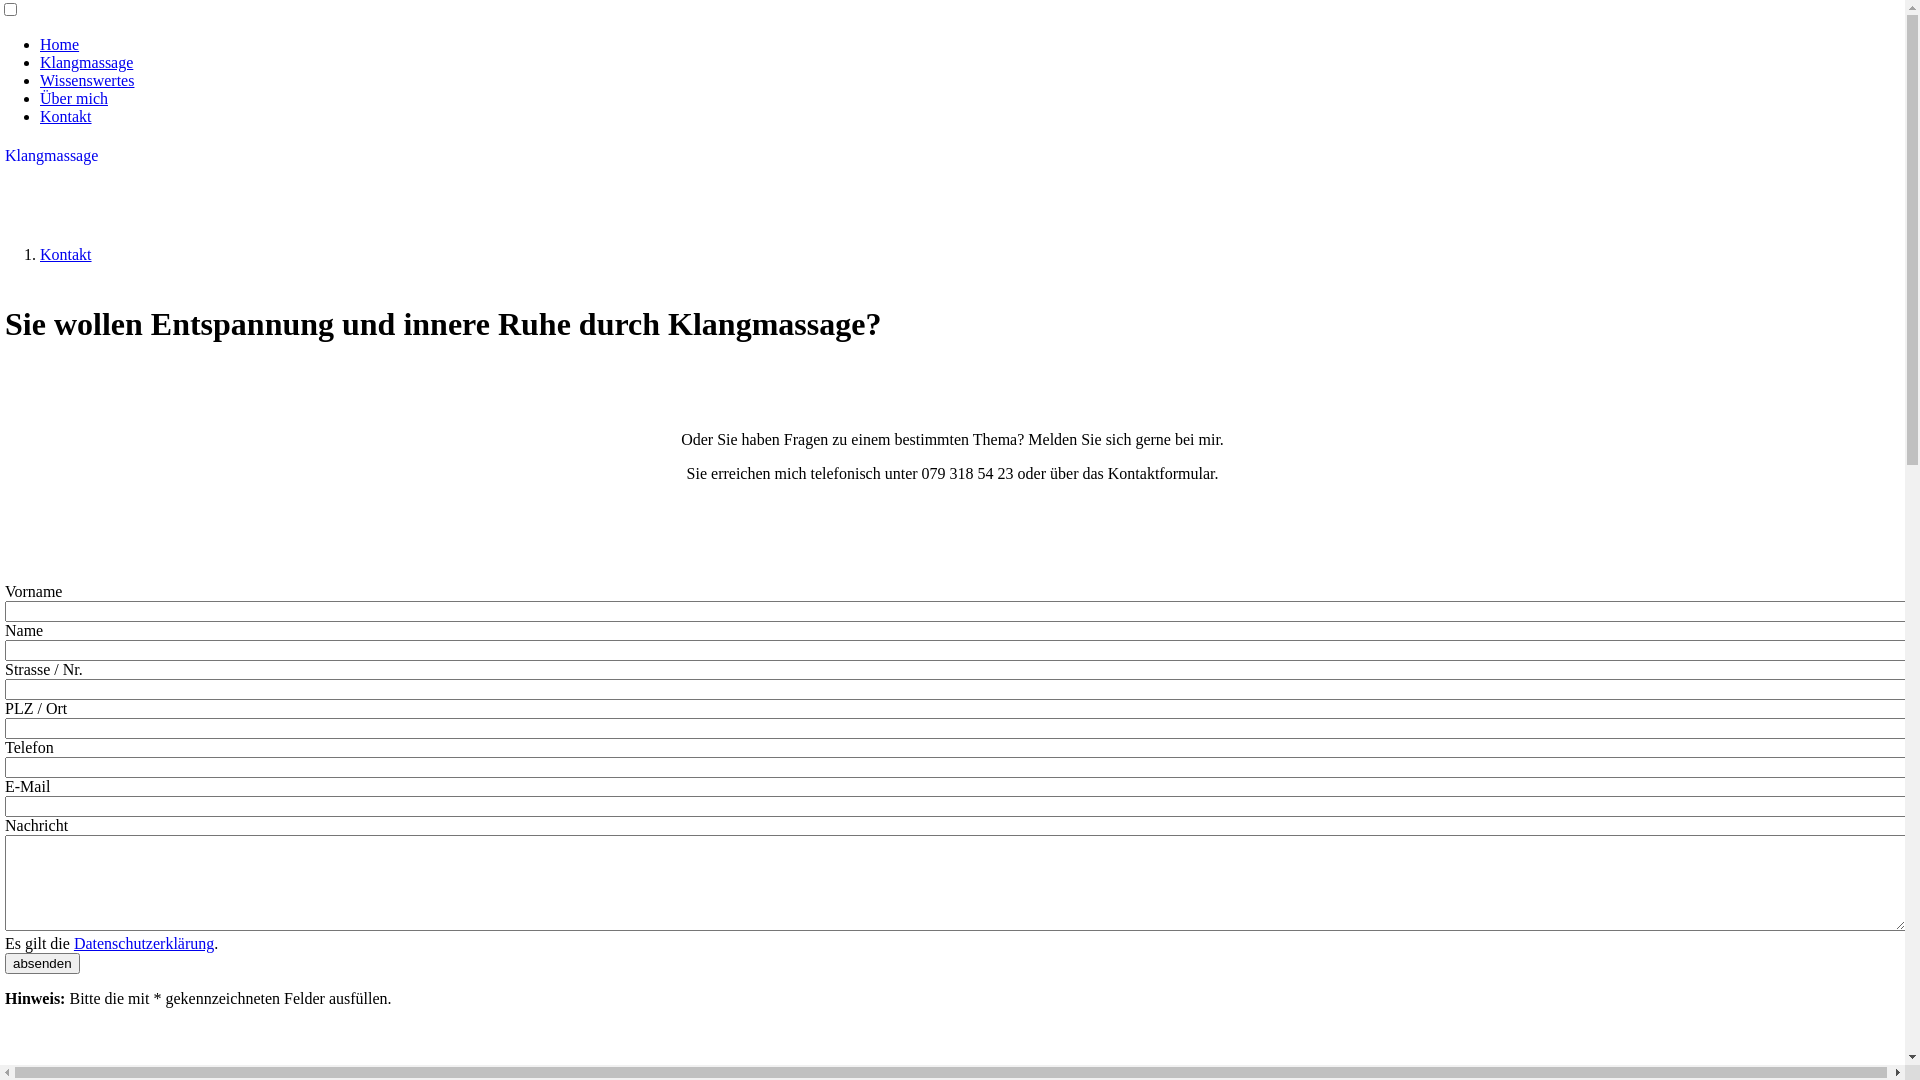  What do you see at coordinates (85, 79) in the screenshot?
I see `'Wissenswertes'` at bounding box center [85, 79].